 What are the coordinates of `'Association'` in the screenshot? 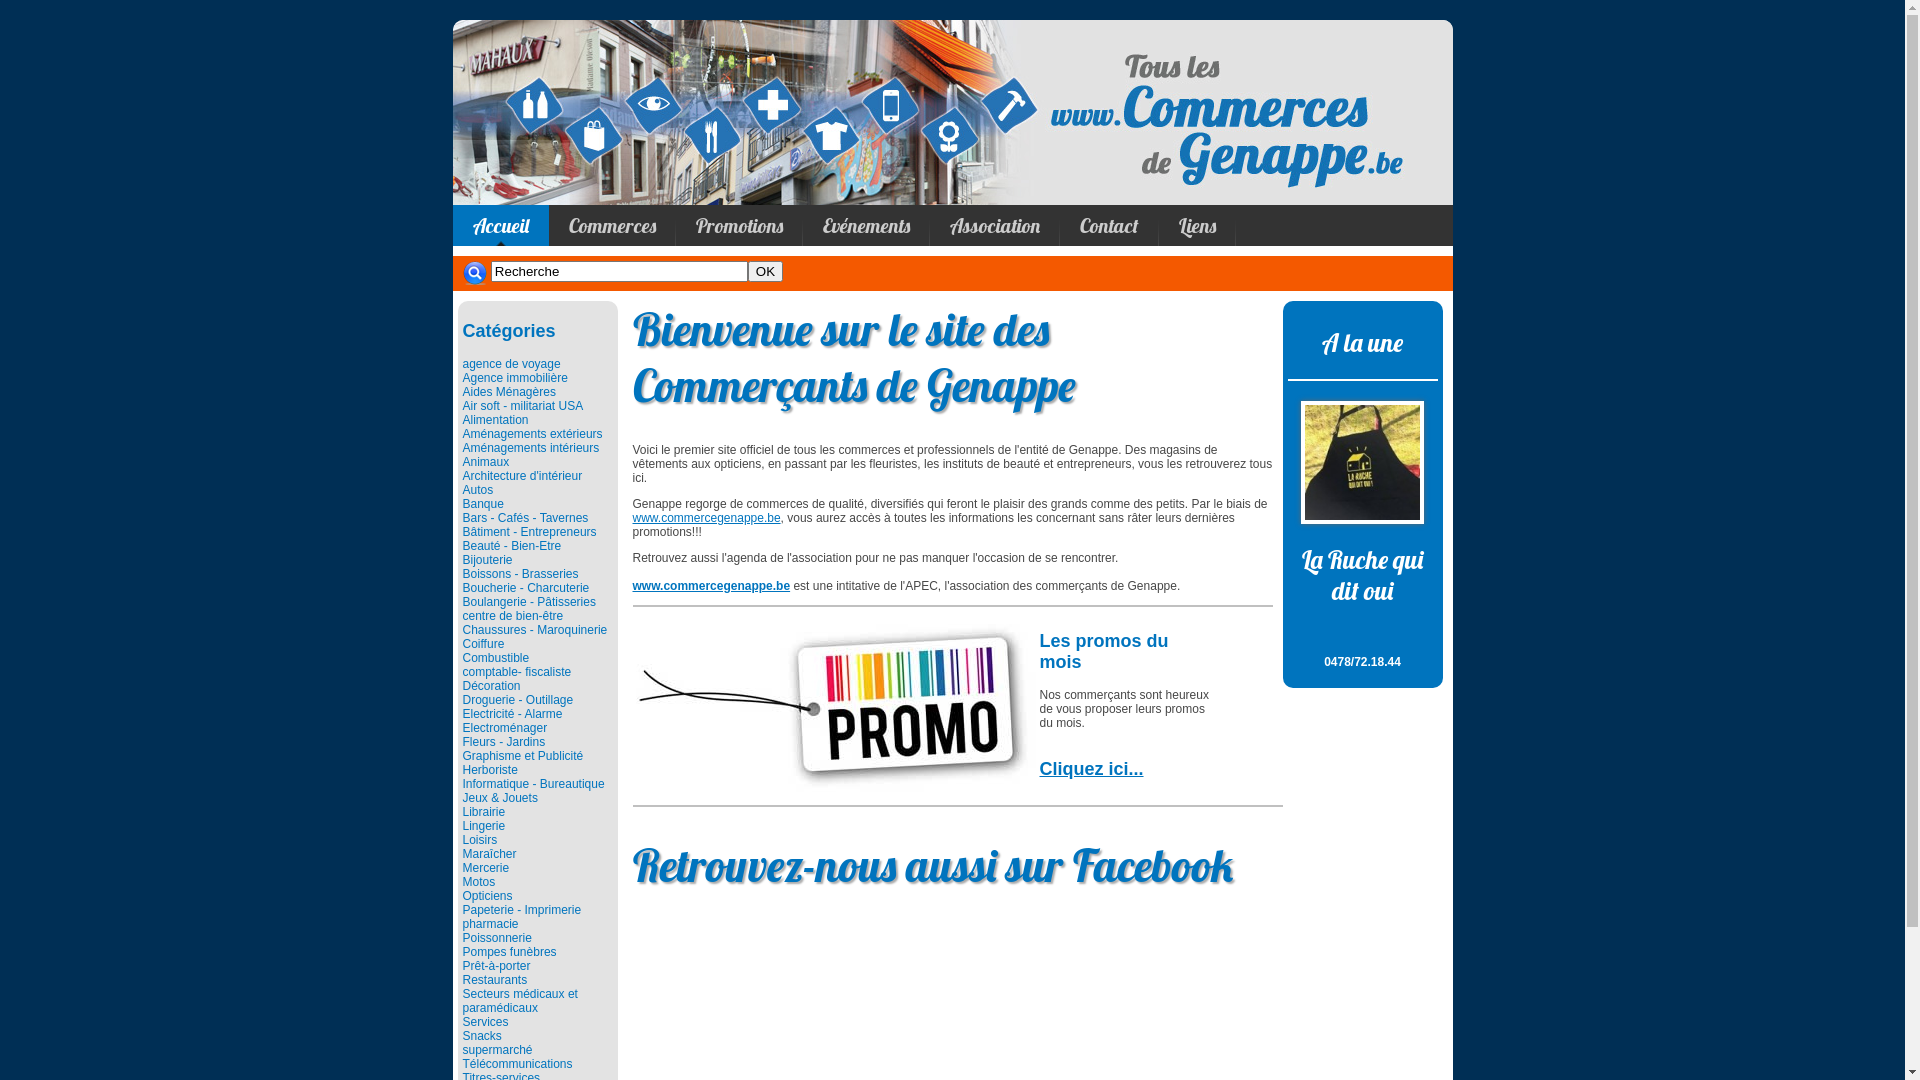 It's located at (929, 225).